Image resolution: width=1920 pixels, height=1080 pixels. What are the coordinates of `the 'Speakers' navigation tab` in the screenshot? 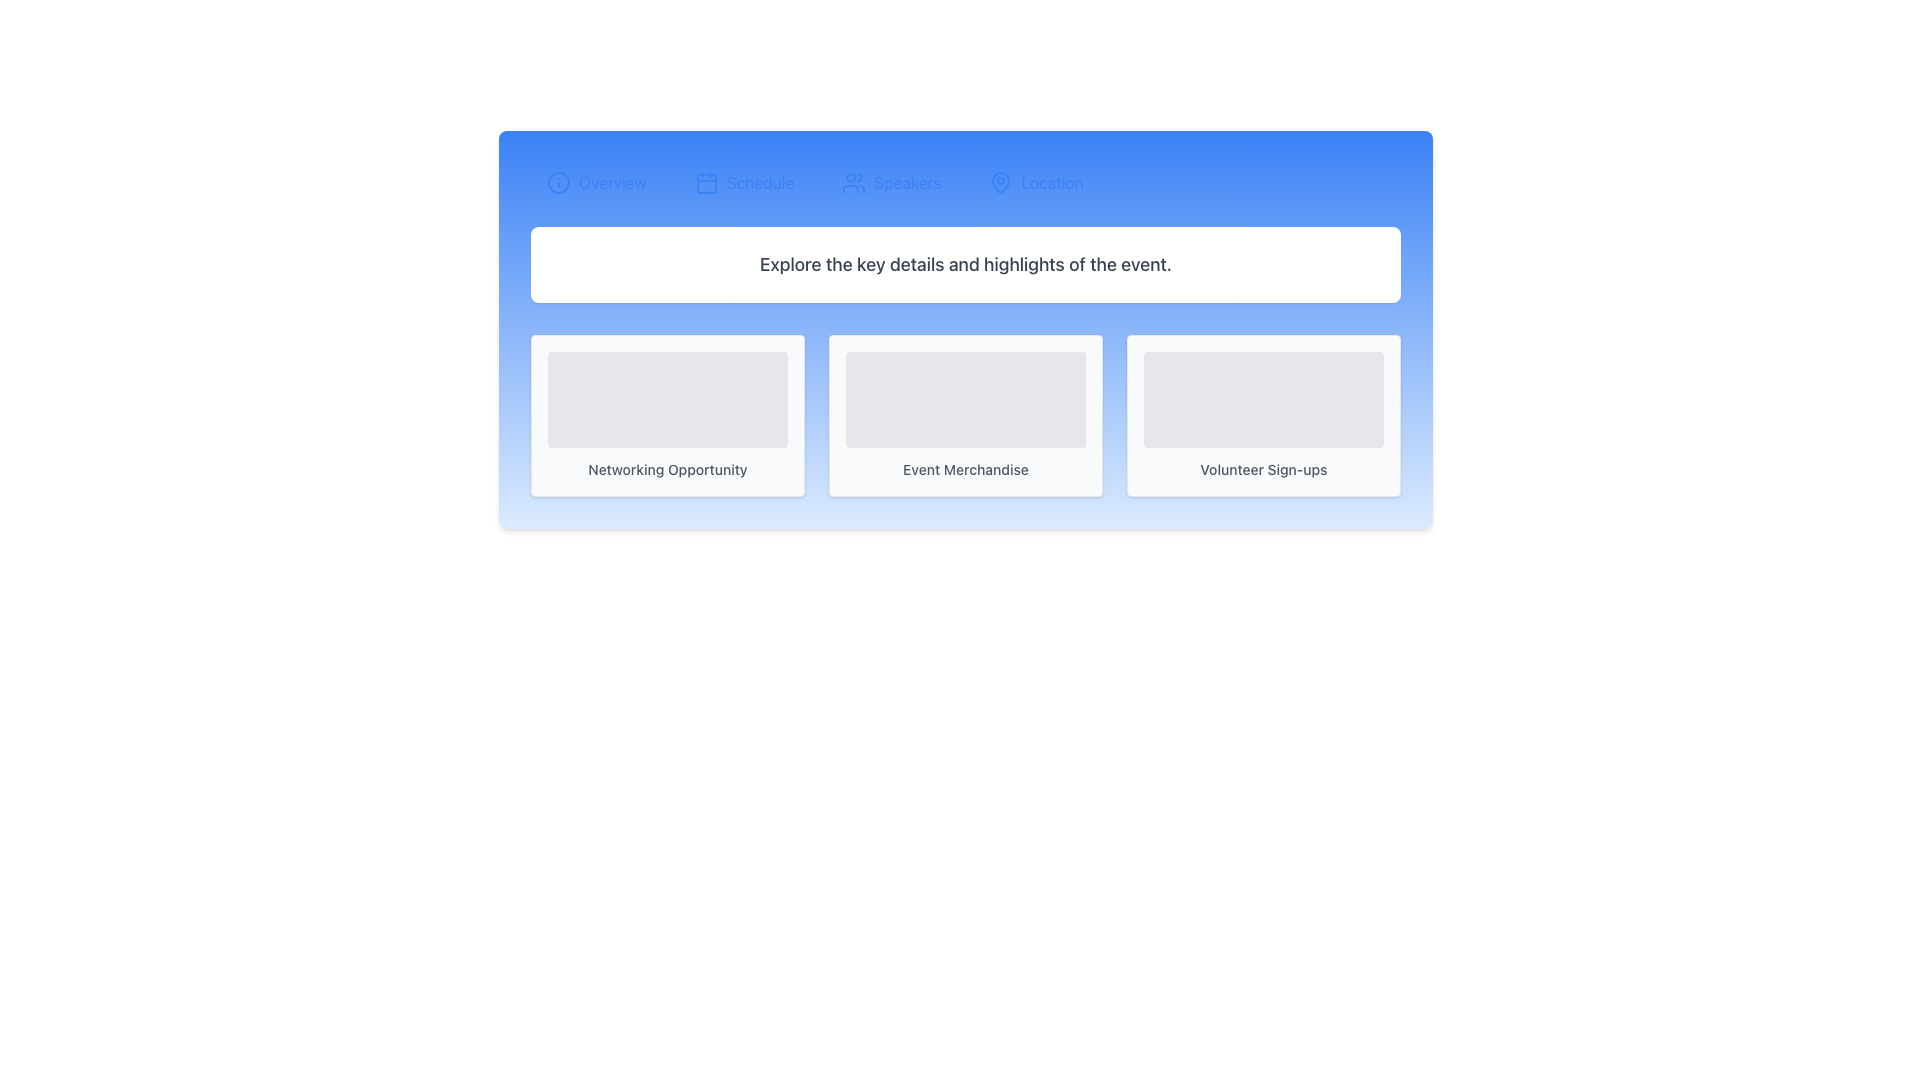 It's located at (890, 182).